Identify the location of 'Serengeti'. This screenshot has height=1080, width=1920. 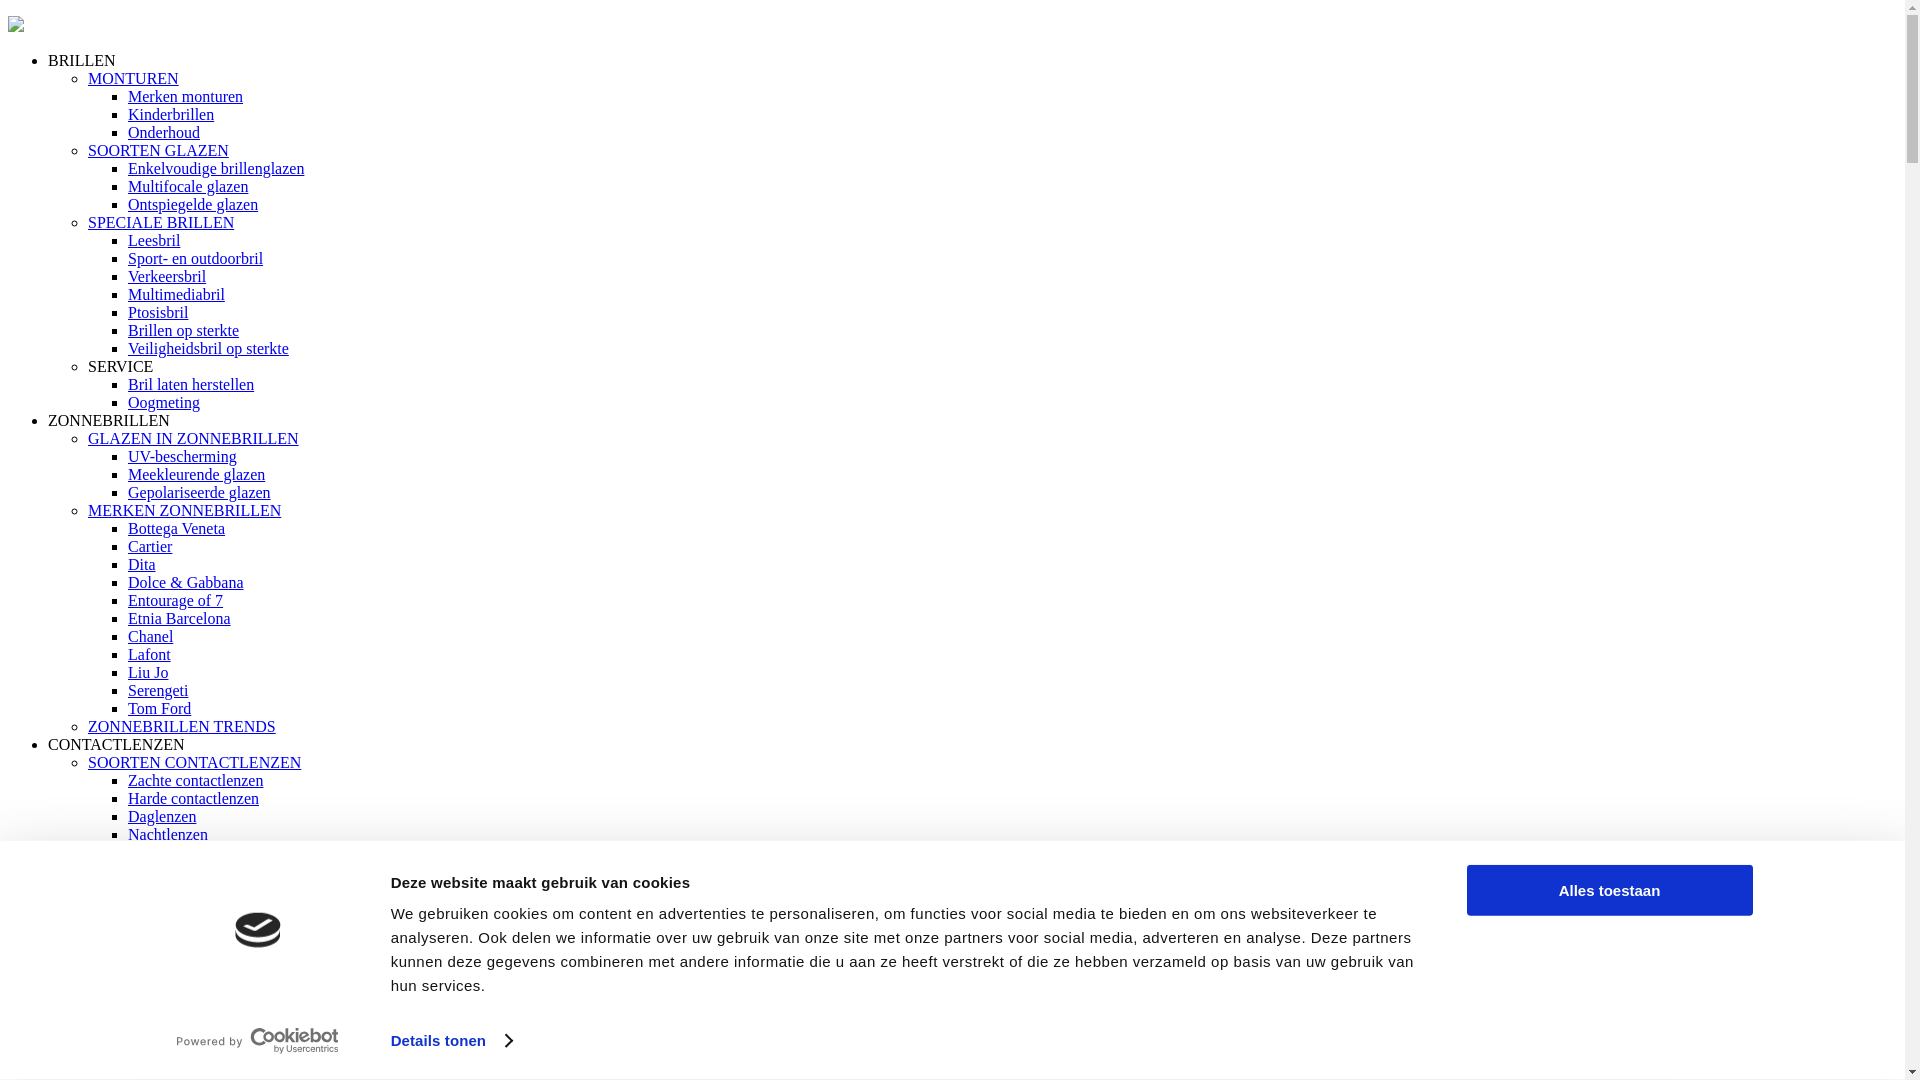
(127, 689).